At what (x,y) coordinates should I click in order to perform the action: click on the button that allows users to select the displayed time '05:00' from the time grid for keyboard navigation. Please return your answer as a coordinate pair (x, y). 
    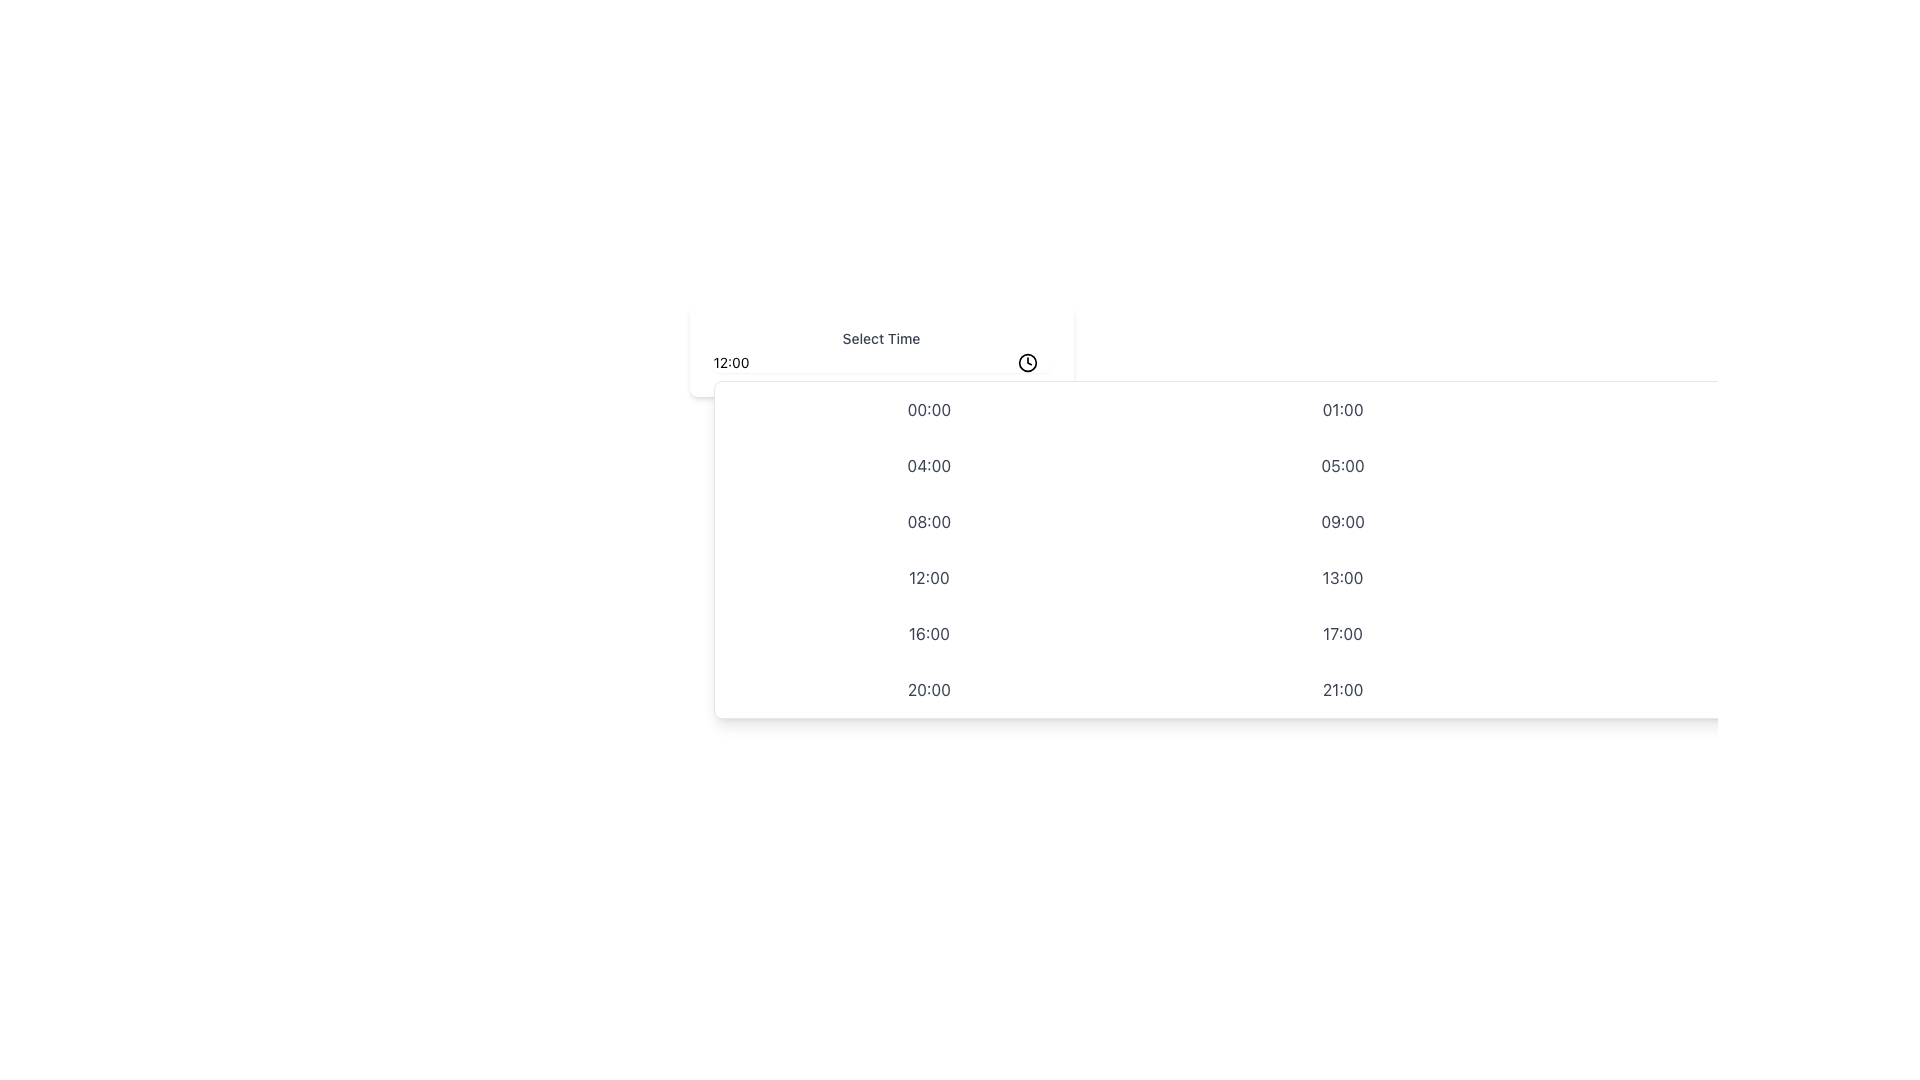
    Looking at the image, I should click on (1343, 466).